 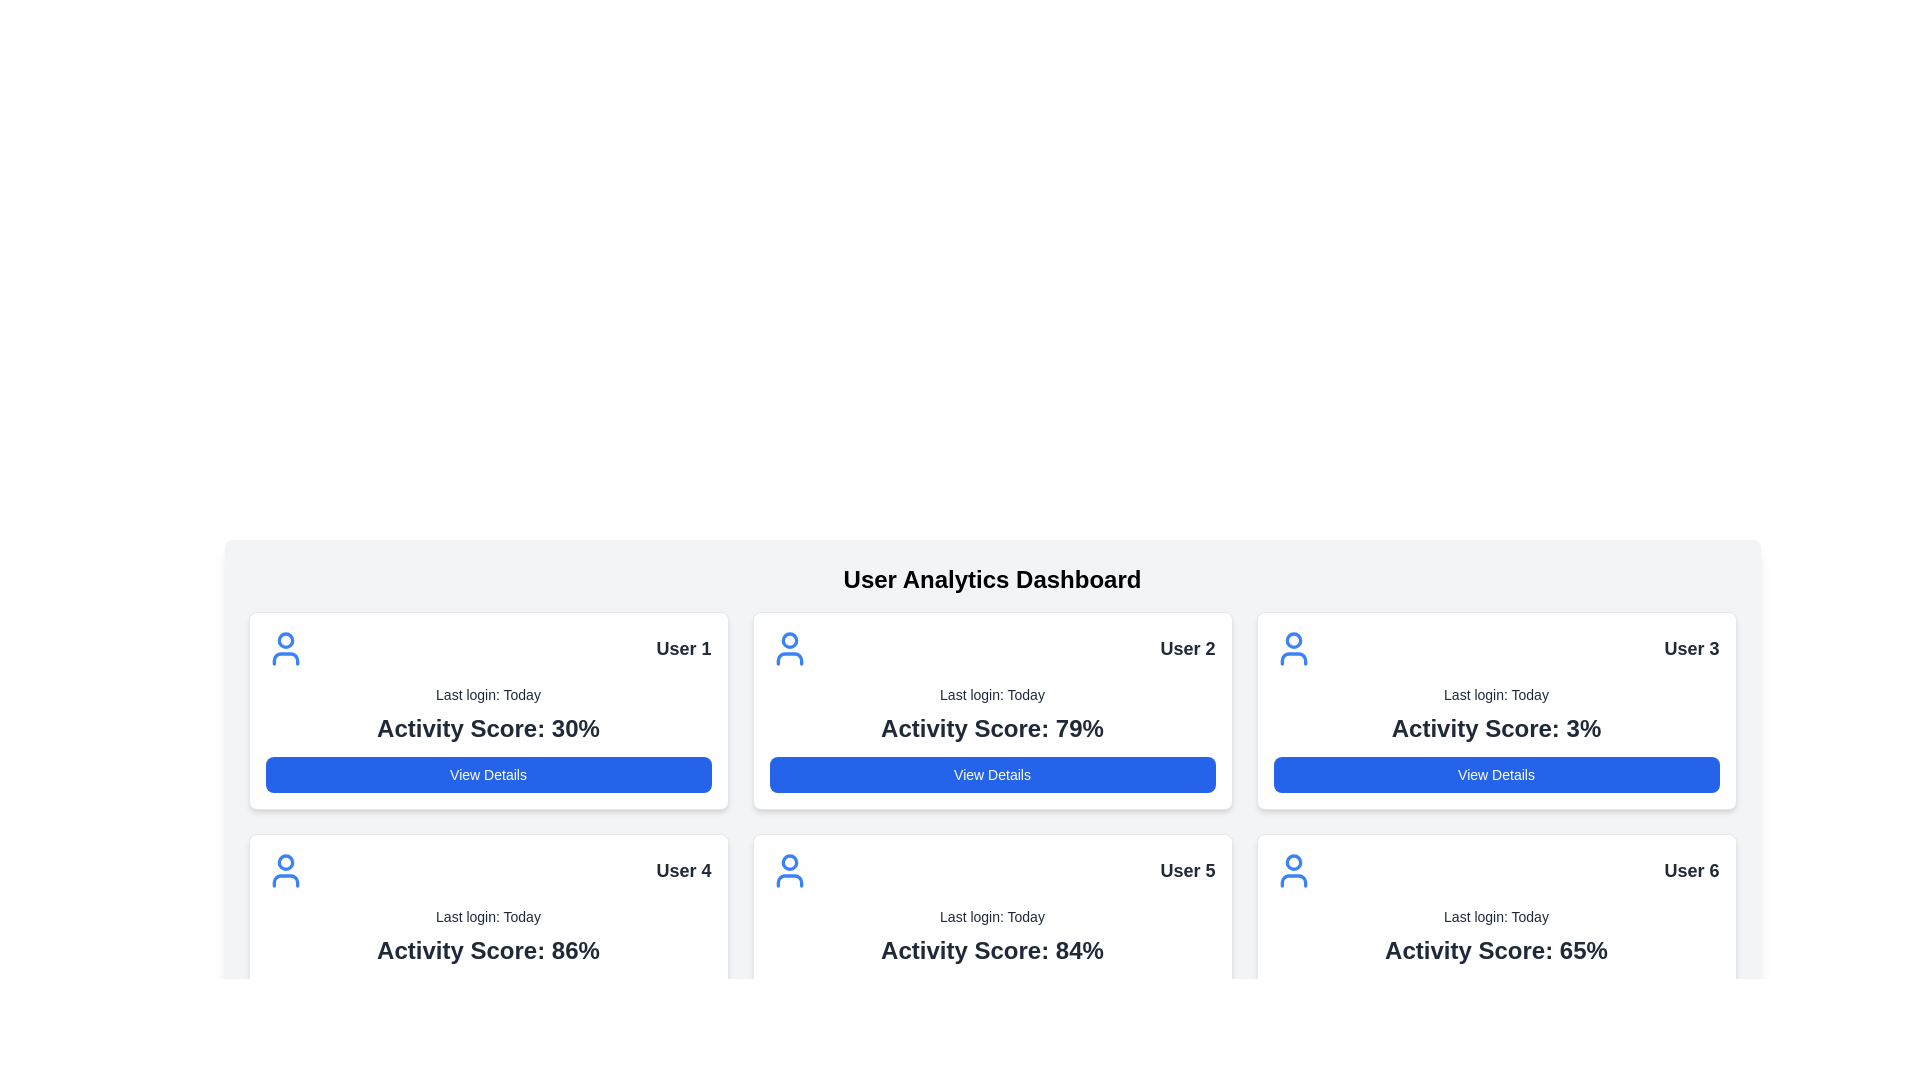 I want to click on the Information Card element containing the user icon and the text 'User 2', which is the second card in the first row of a grid layout, so click(x=992, y=709).